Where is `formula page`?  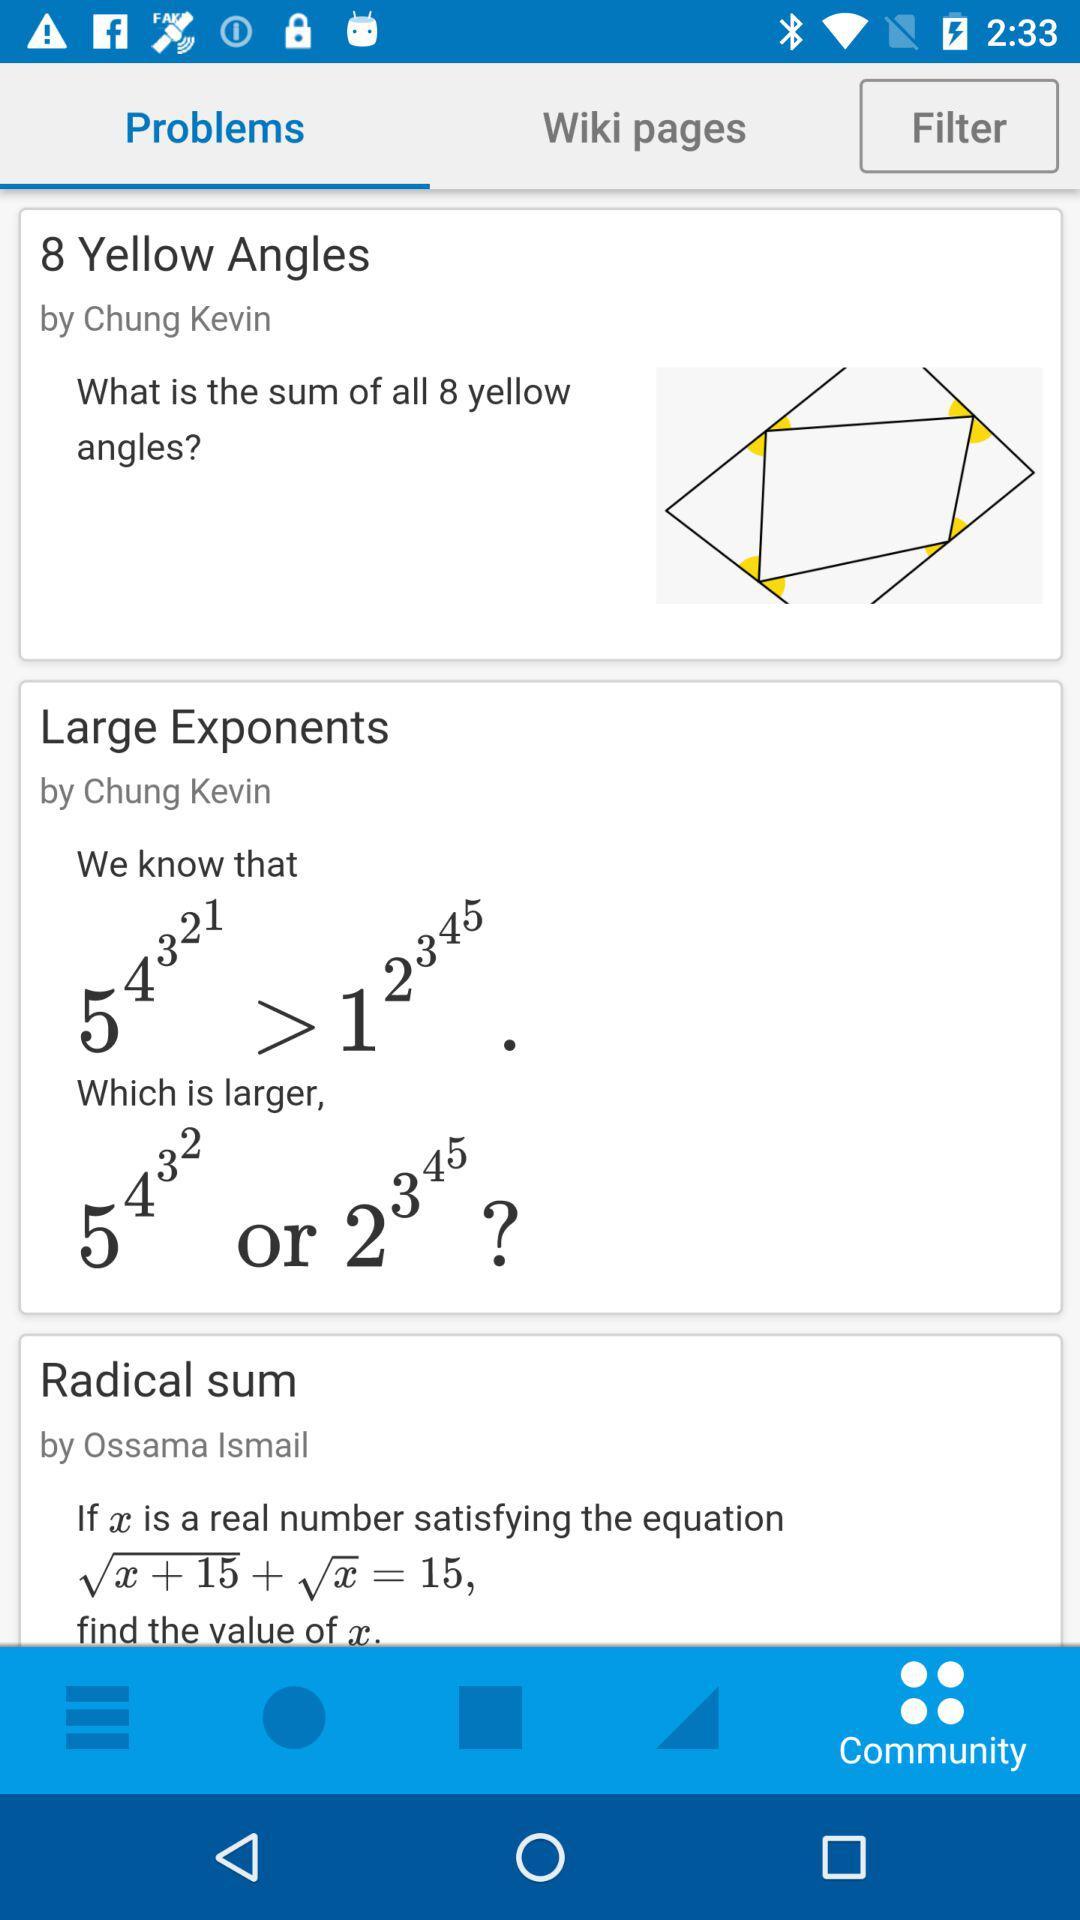
formula page is located at coordinates (540, 991).